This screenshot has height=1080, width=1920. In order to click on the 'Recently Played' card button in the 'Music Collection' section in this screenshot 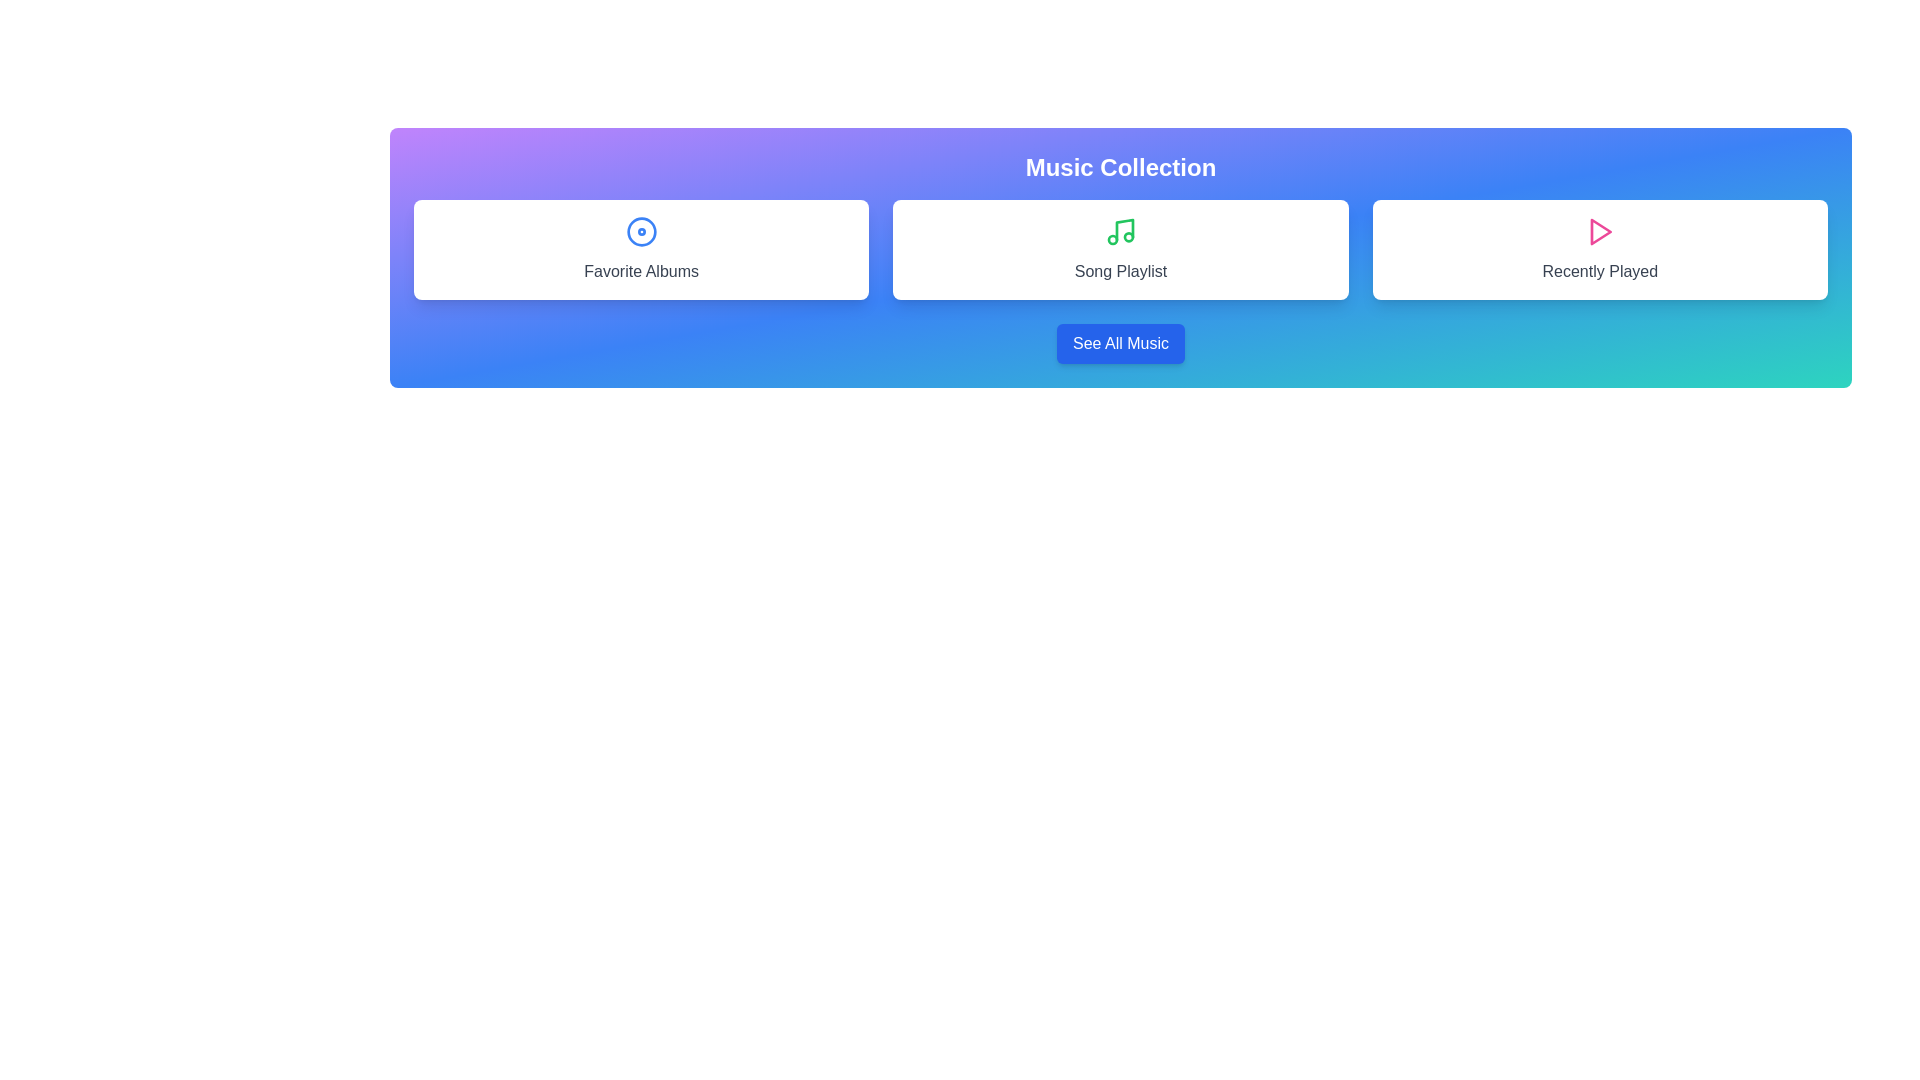, I will do `click(1598, 249)`.